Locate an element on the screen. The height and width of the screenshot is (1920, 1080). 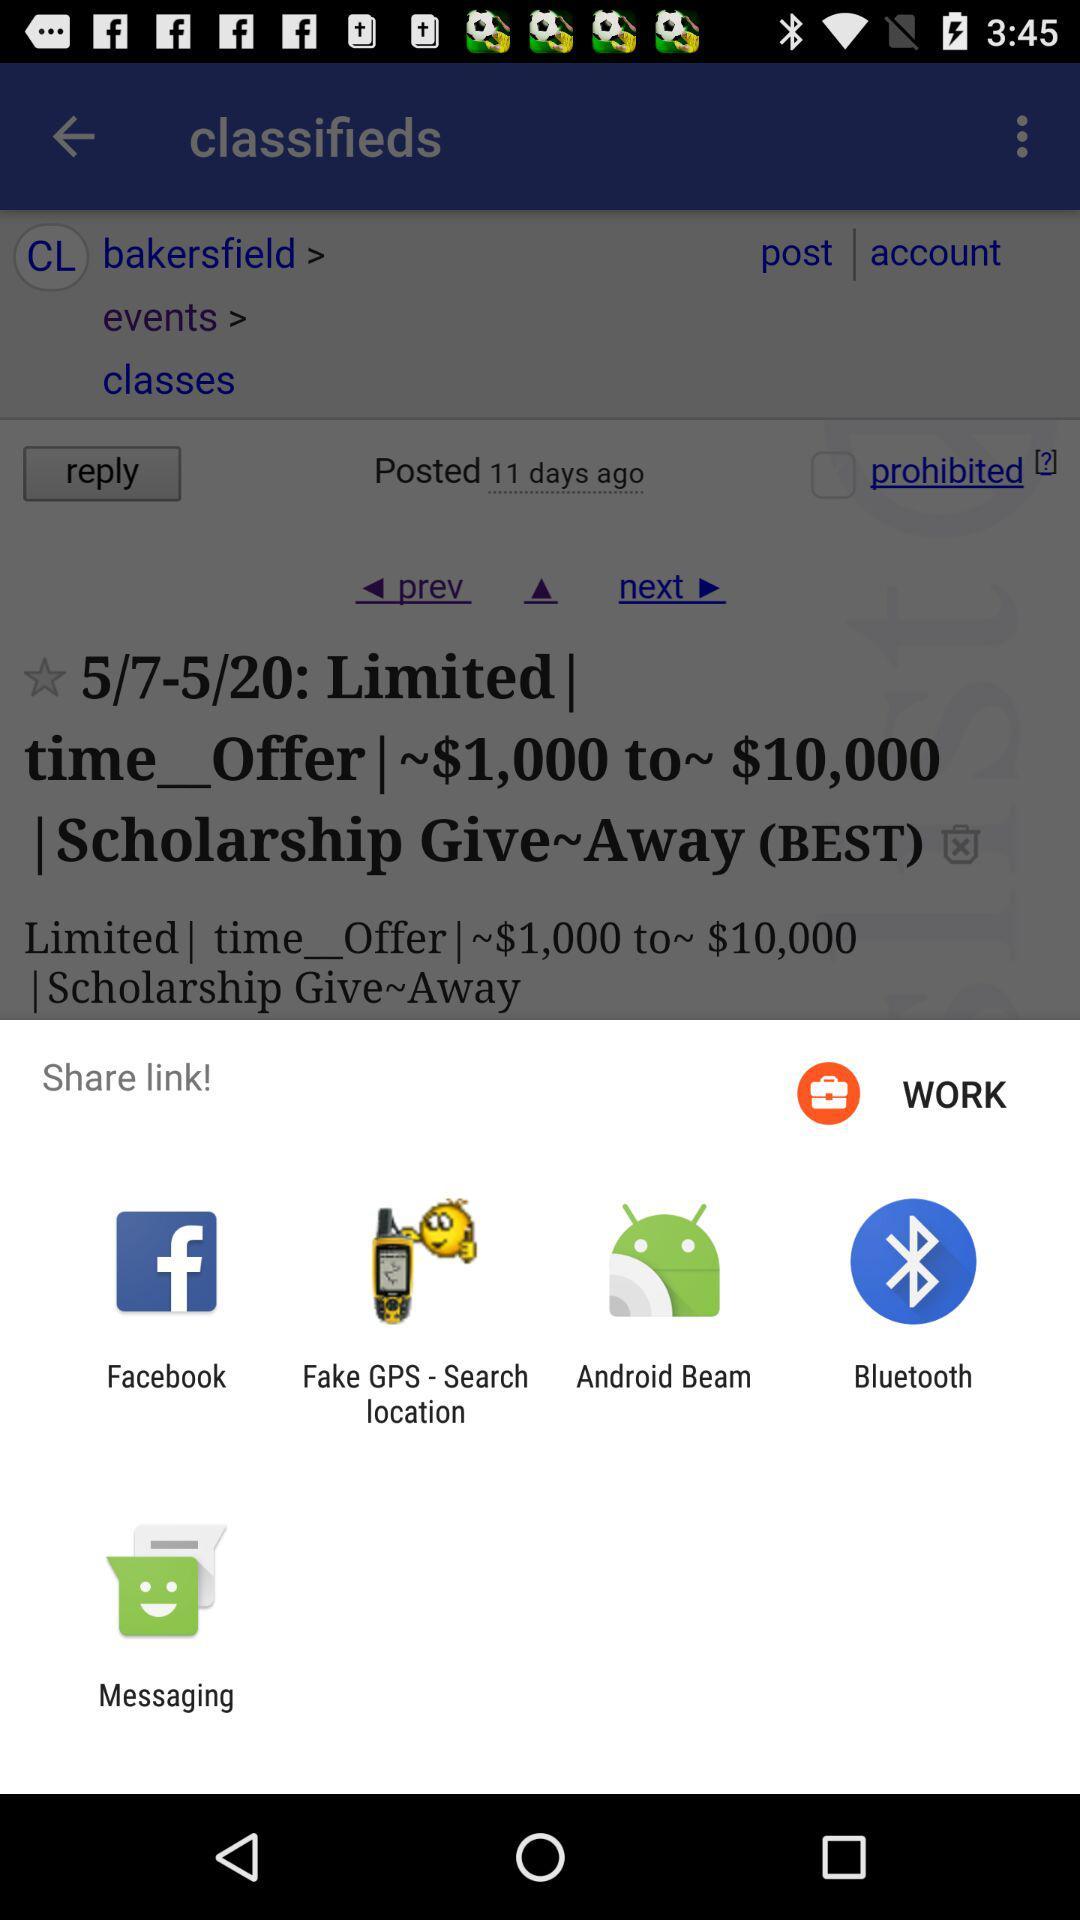
messaging is located at coordinates (165, 1711).